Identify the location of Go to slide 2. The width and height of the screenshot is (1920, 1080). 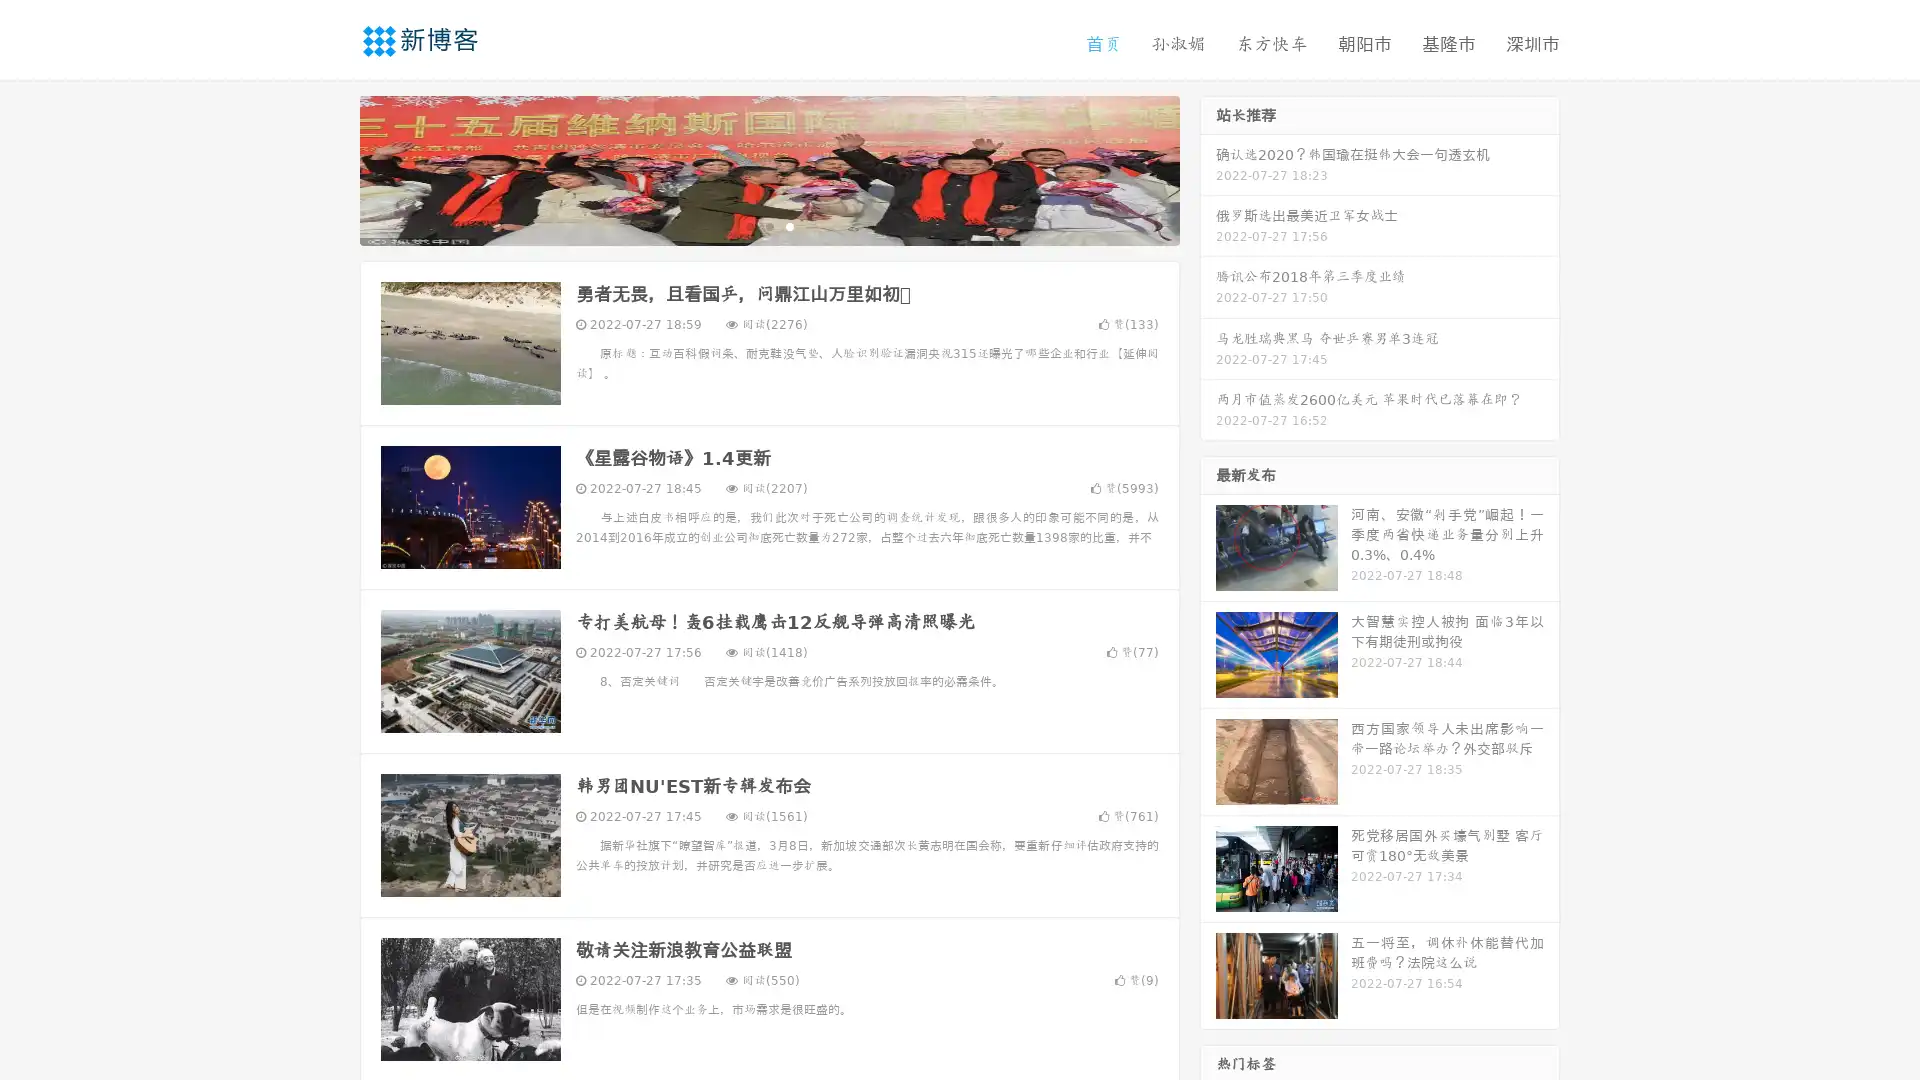
(768, 225).